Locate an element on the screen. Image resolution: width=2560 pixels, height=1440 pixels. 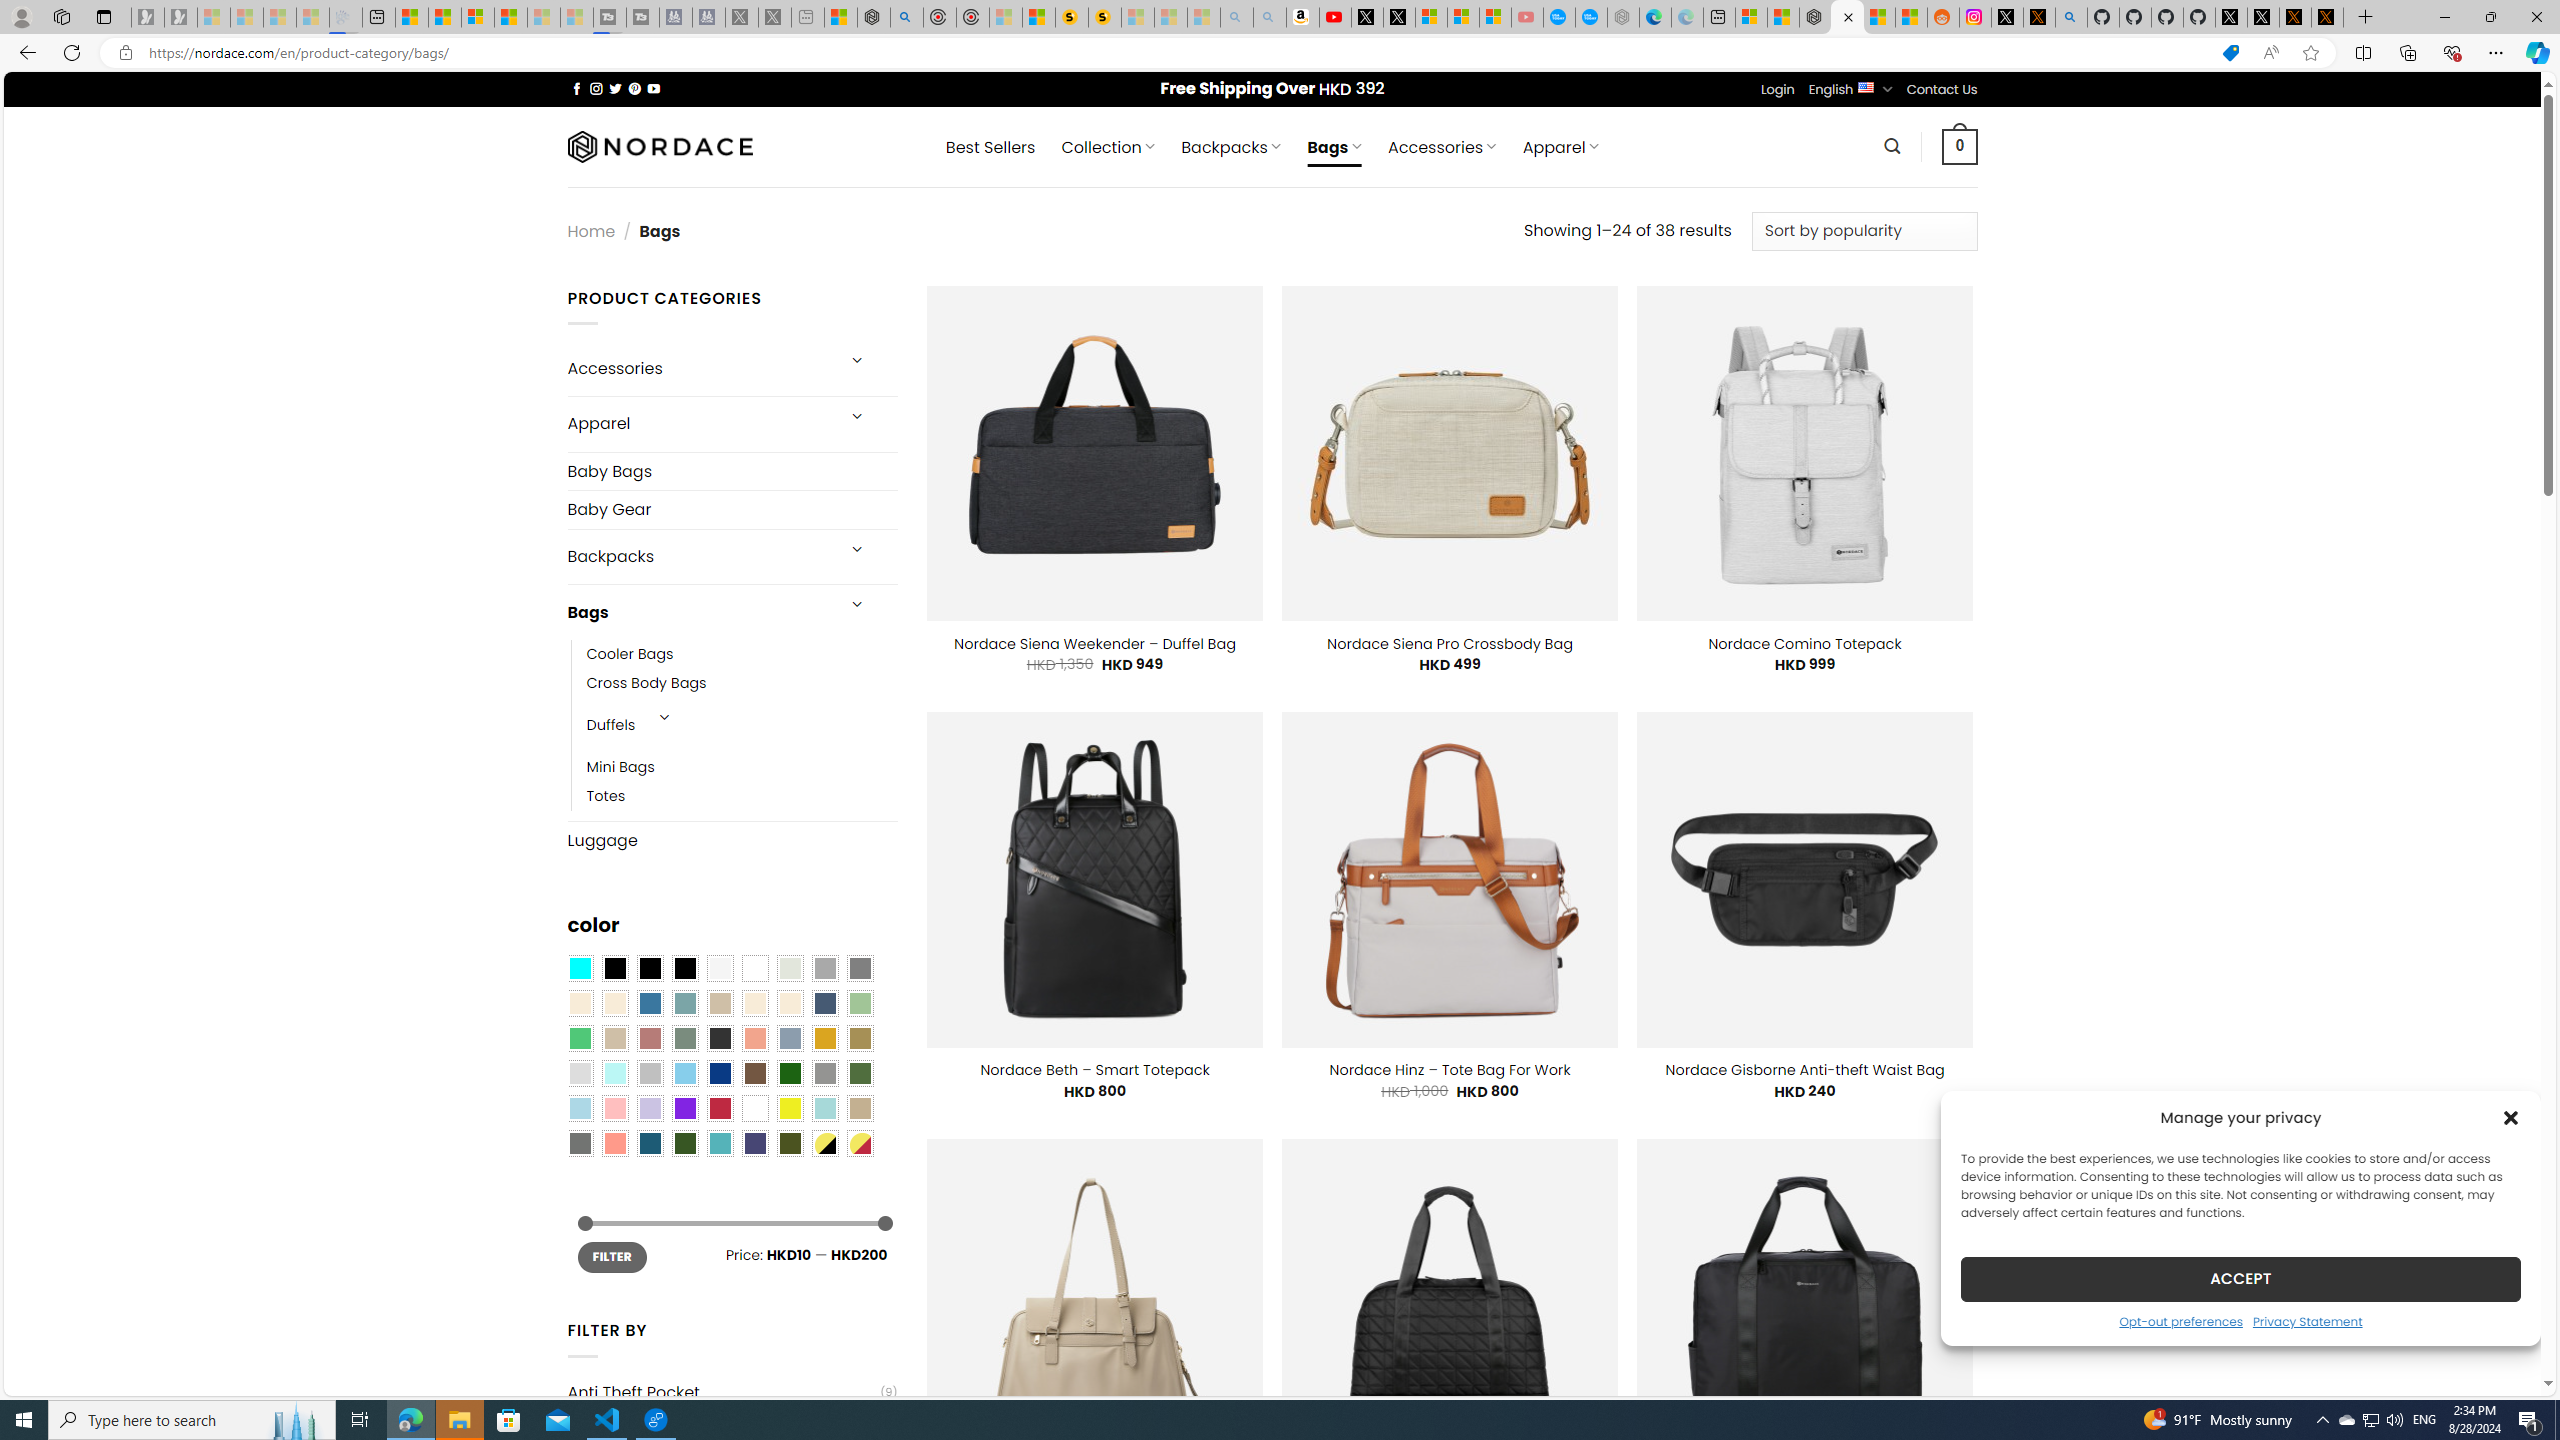
'Opinion: Op-Ed and Commentary - USA TODAY' is located at coordinates (1560, 16).